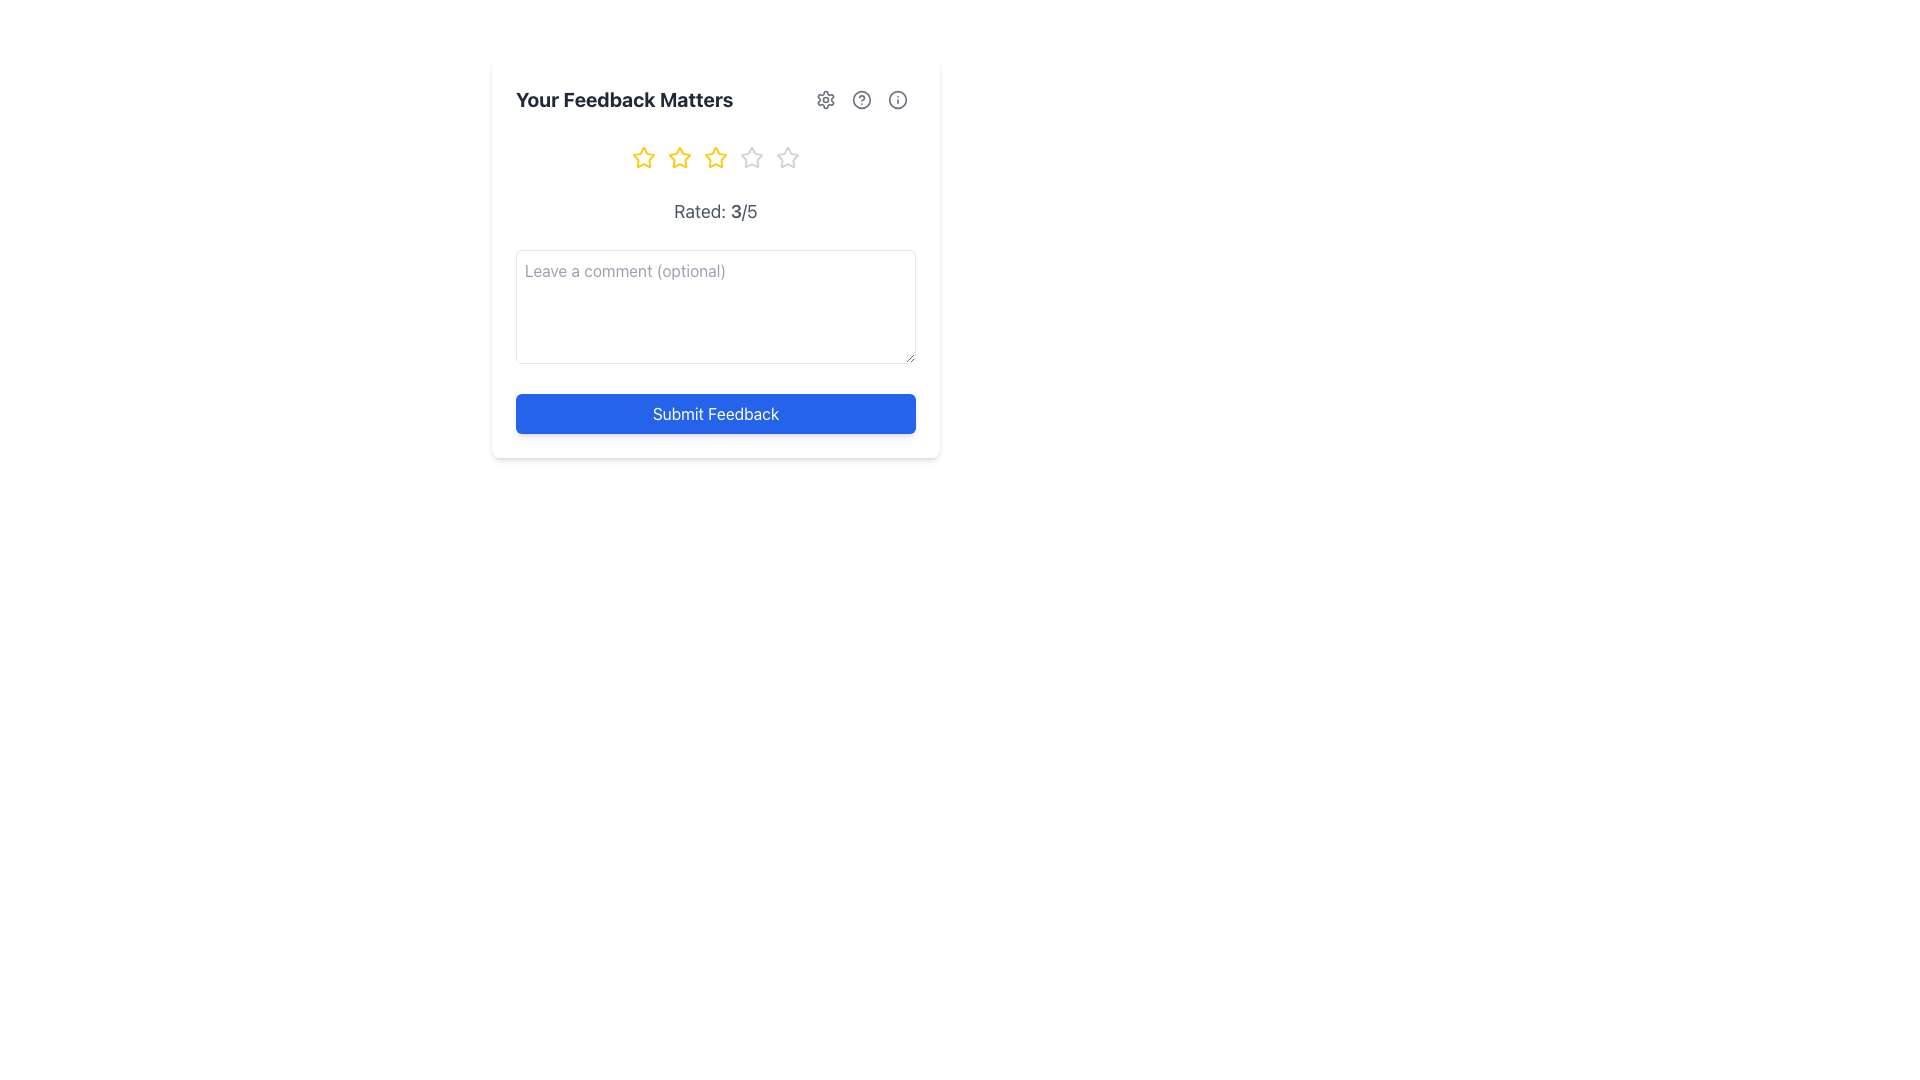  I want to click on the Help icon located in the top-right corner of the feedback card, so click(862, 100).